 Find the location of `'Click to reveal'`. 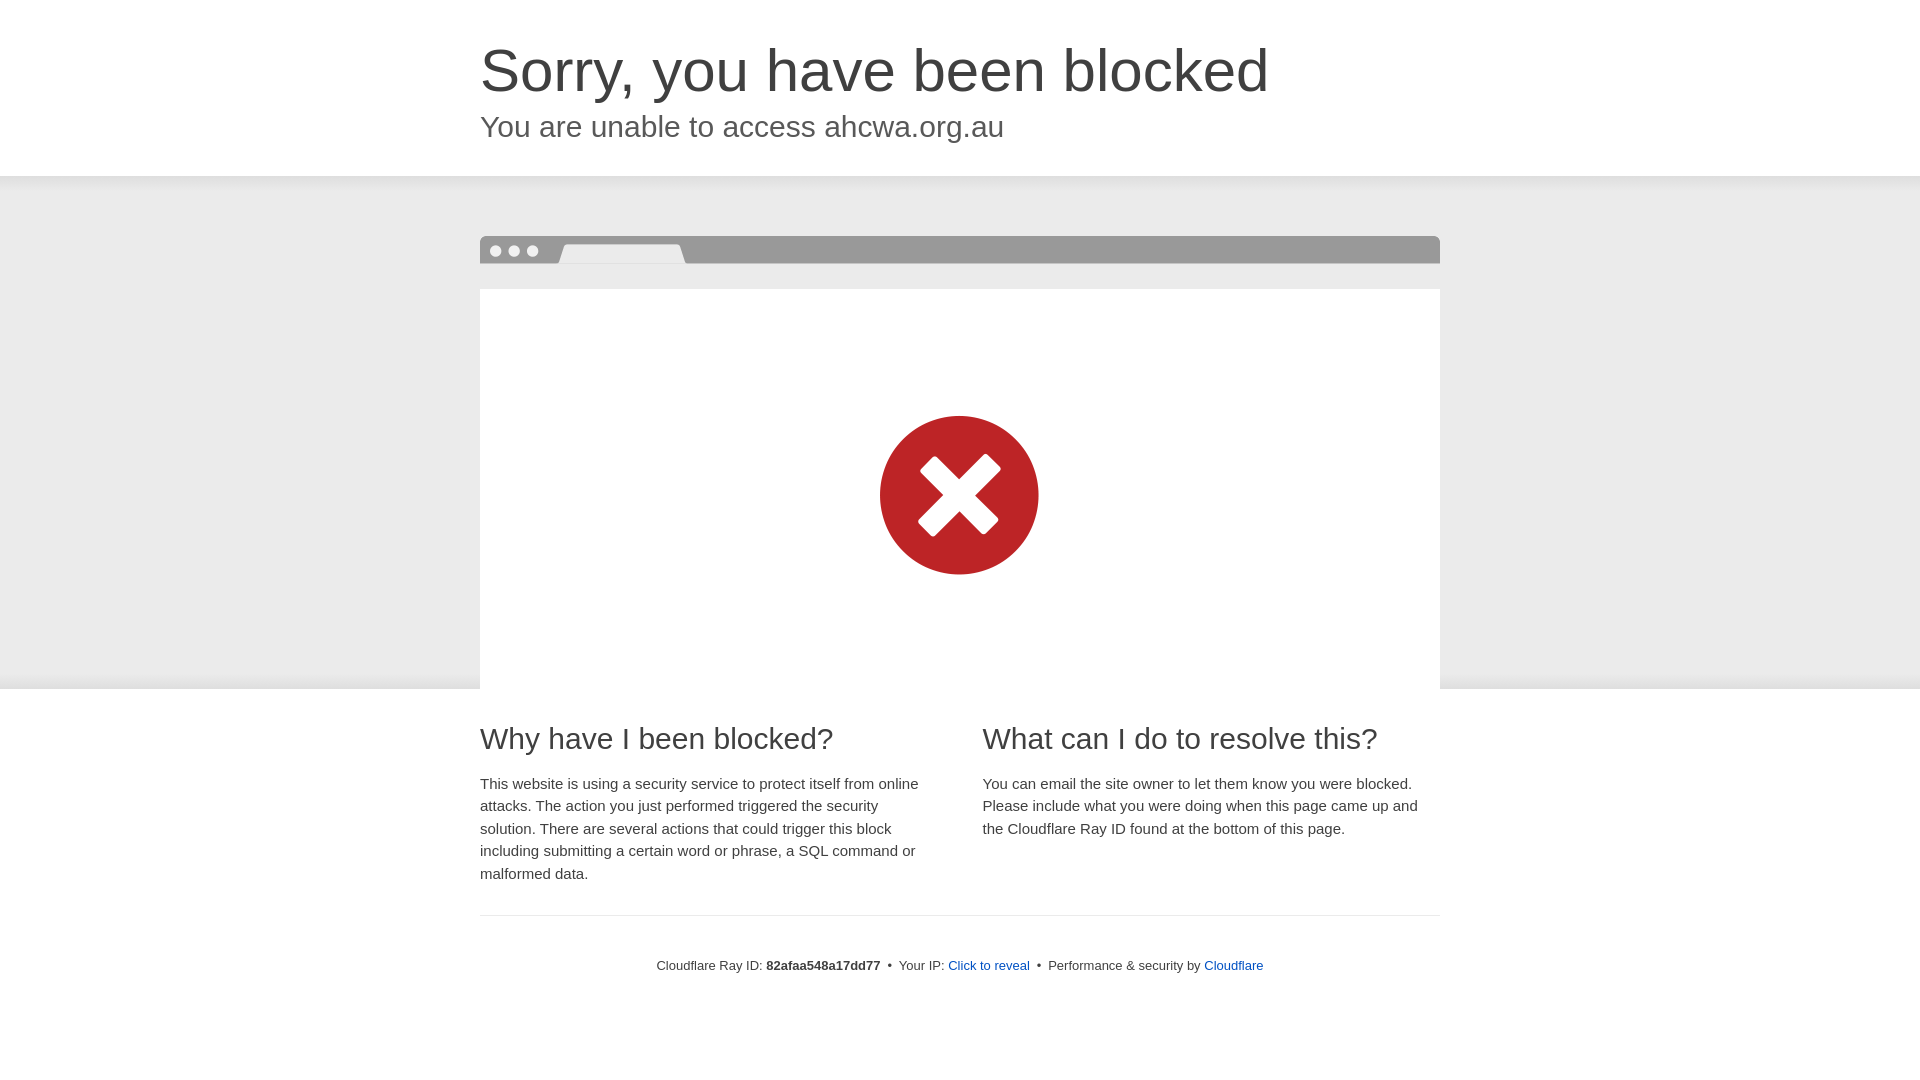

'Click to reveal' is located at coordinates (947, 964).